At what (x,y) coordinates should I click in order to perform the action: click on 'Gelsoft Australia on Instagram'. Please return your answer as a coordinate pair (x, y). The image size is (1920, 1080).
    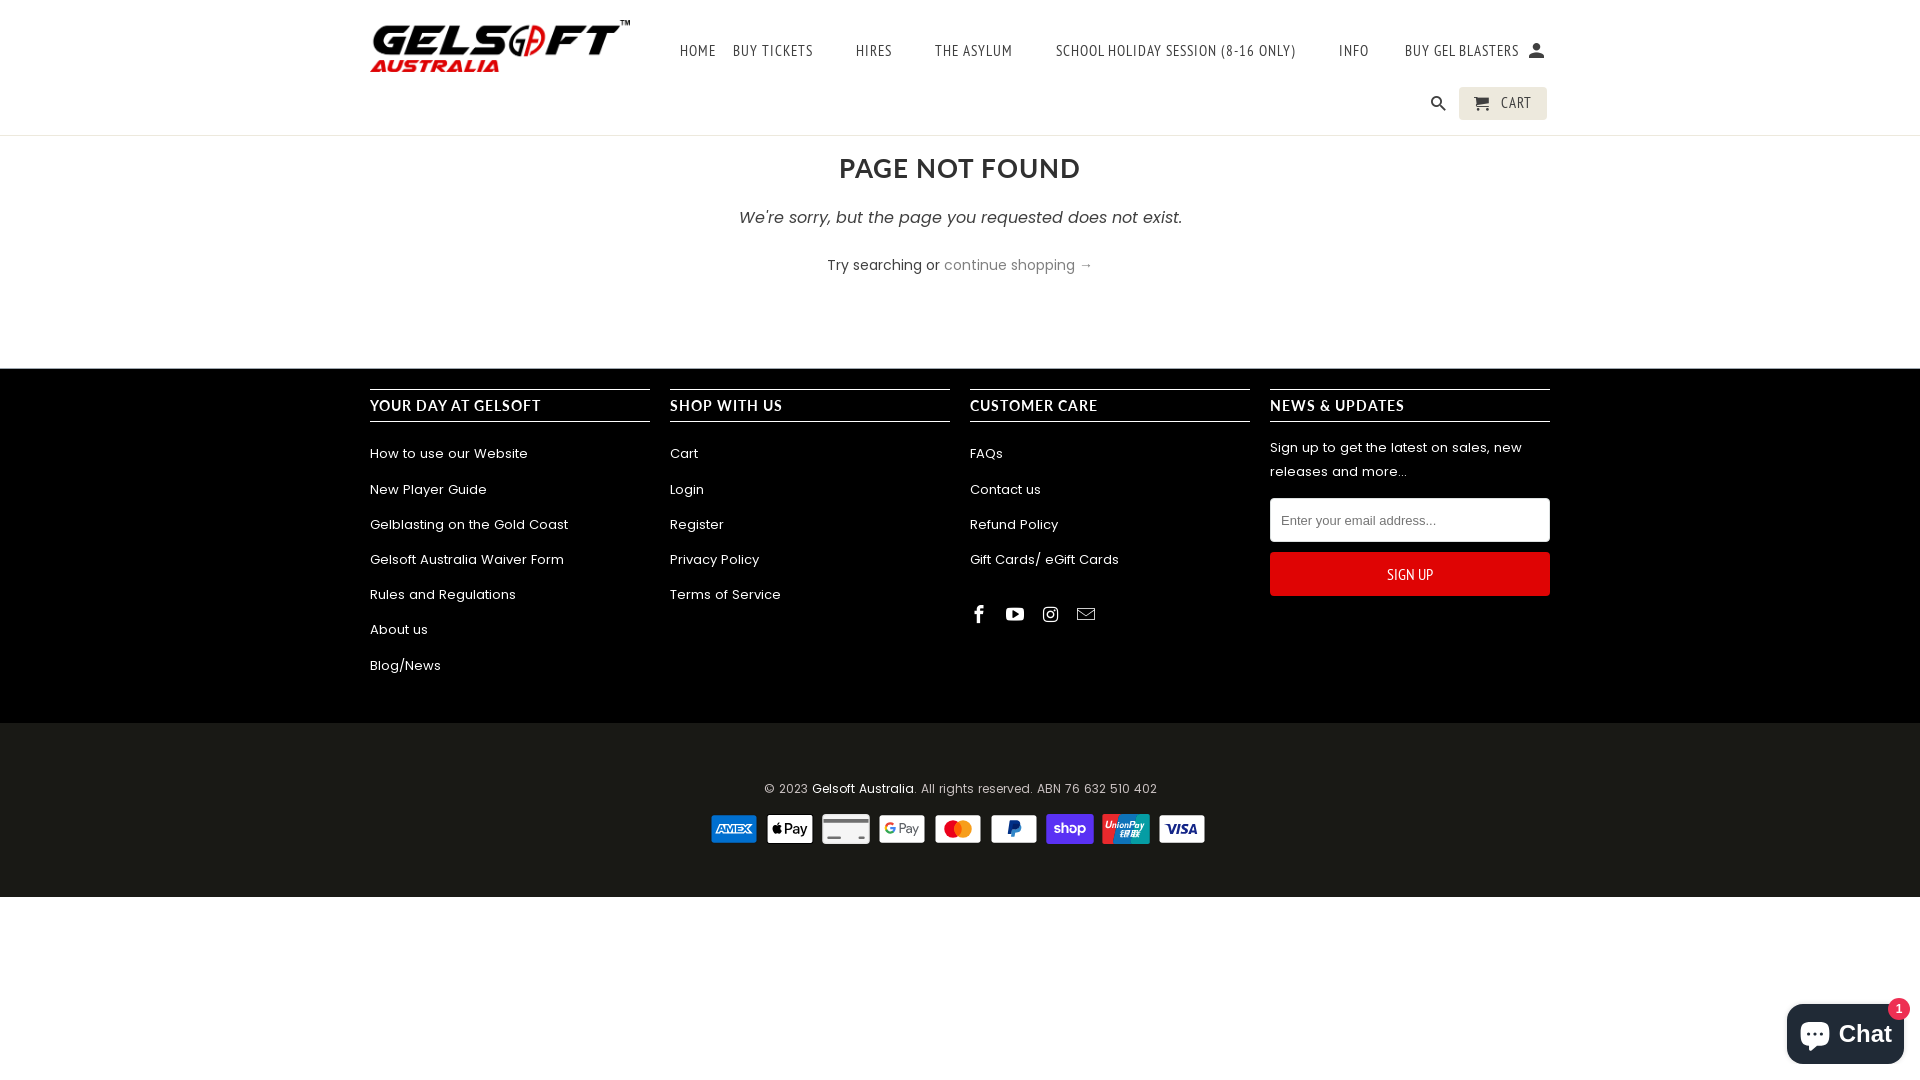
    Looking at the image, I should click on (1040, 613).